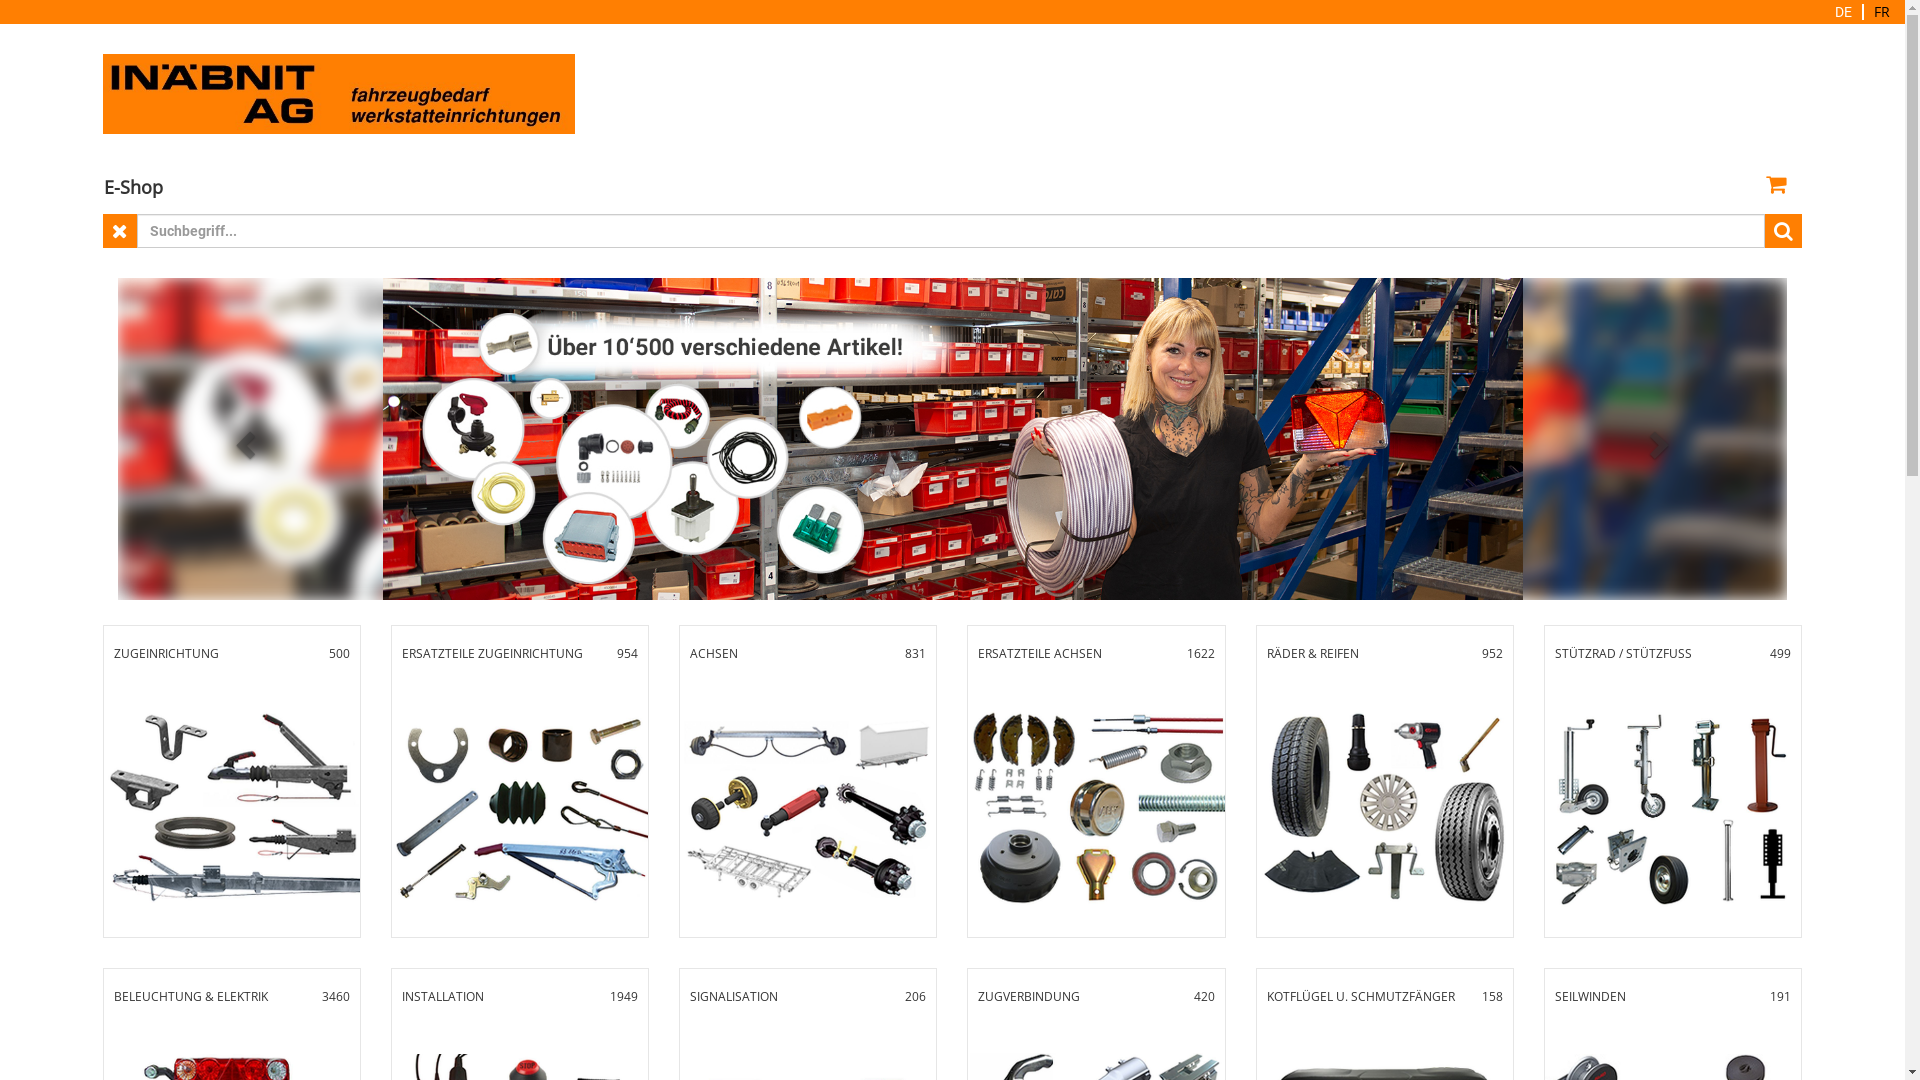 The width and height of the screenshot is (1920, 1080). What do you see at coordinates (807, 780) in the screenshot?
I see `'ACHSEN` at bounding box center [807, 780].